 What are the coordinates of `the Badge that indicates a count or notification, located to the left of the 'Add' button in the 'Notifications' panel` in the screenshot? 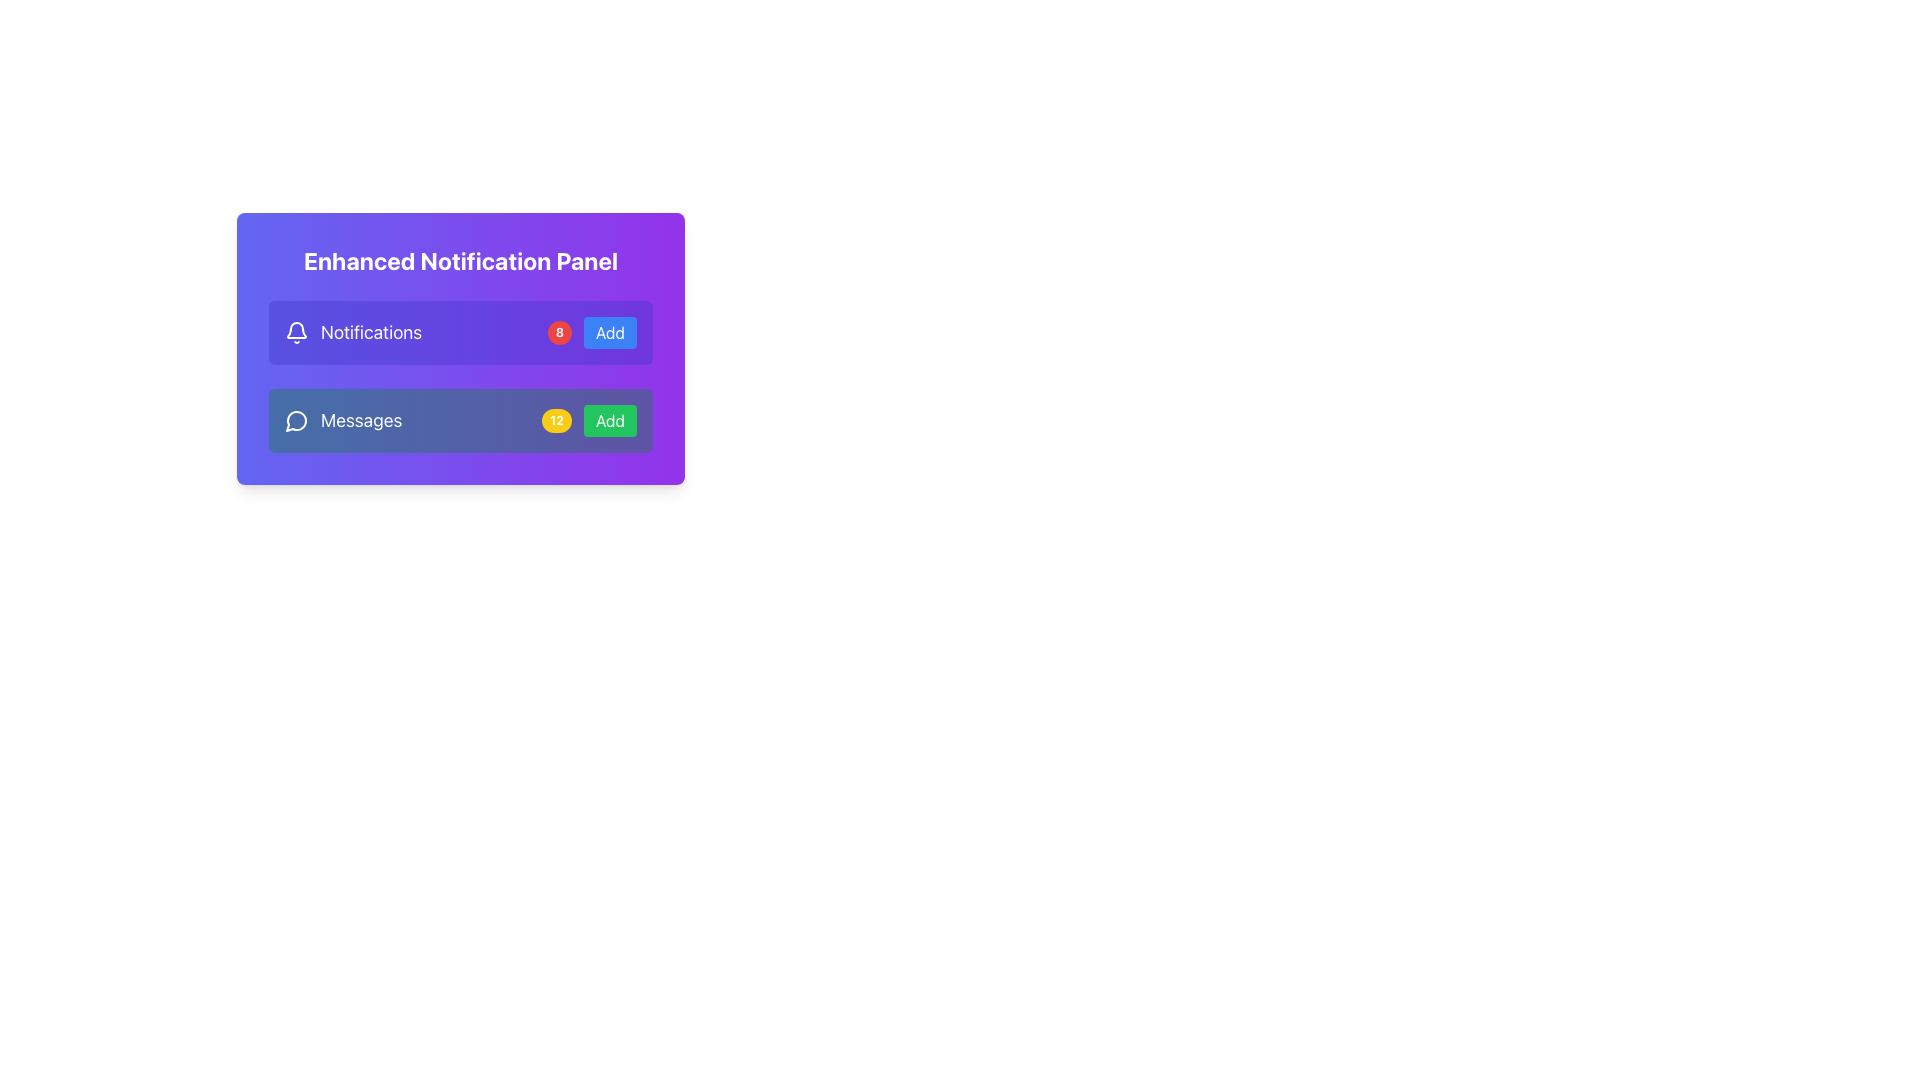 It's located at (559, 331).